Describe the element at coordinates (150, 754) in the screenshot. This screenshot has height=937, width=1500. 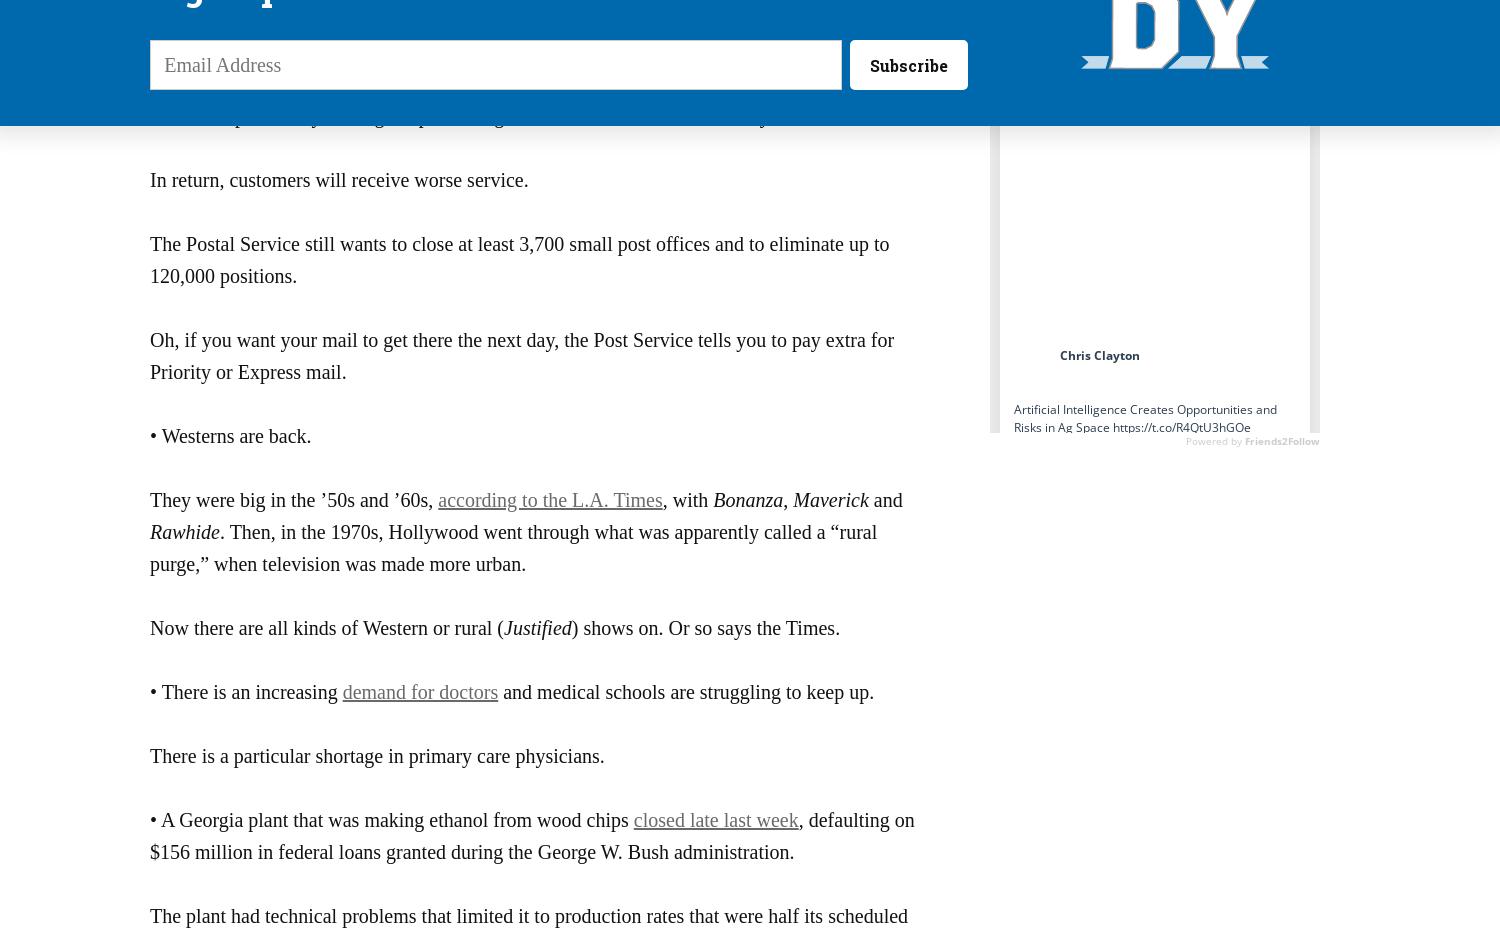
I see `'There is a particular shortage in primary care physicians.'` at that location.